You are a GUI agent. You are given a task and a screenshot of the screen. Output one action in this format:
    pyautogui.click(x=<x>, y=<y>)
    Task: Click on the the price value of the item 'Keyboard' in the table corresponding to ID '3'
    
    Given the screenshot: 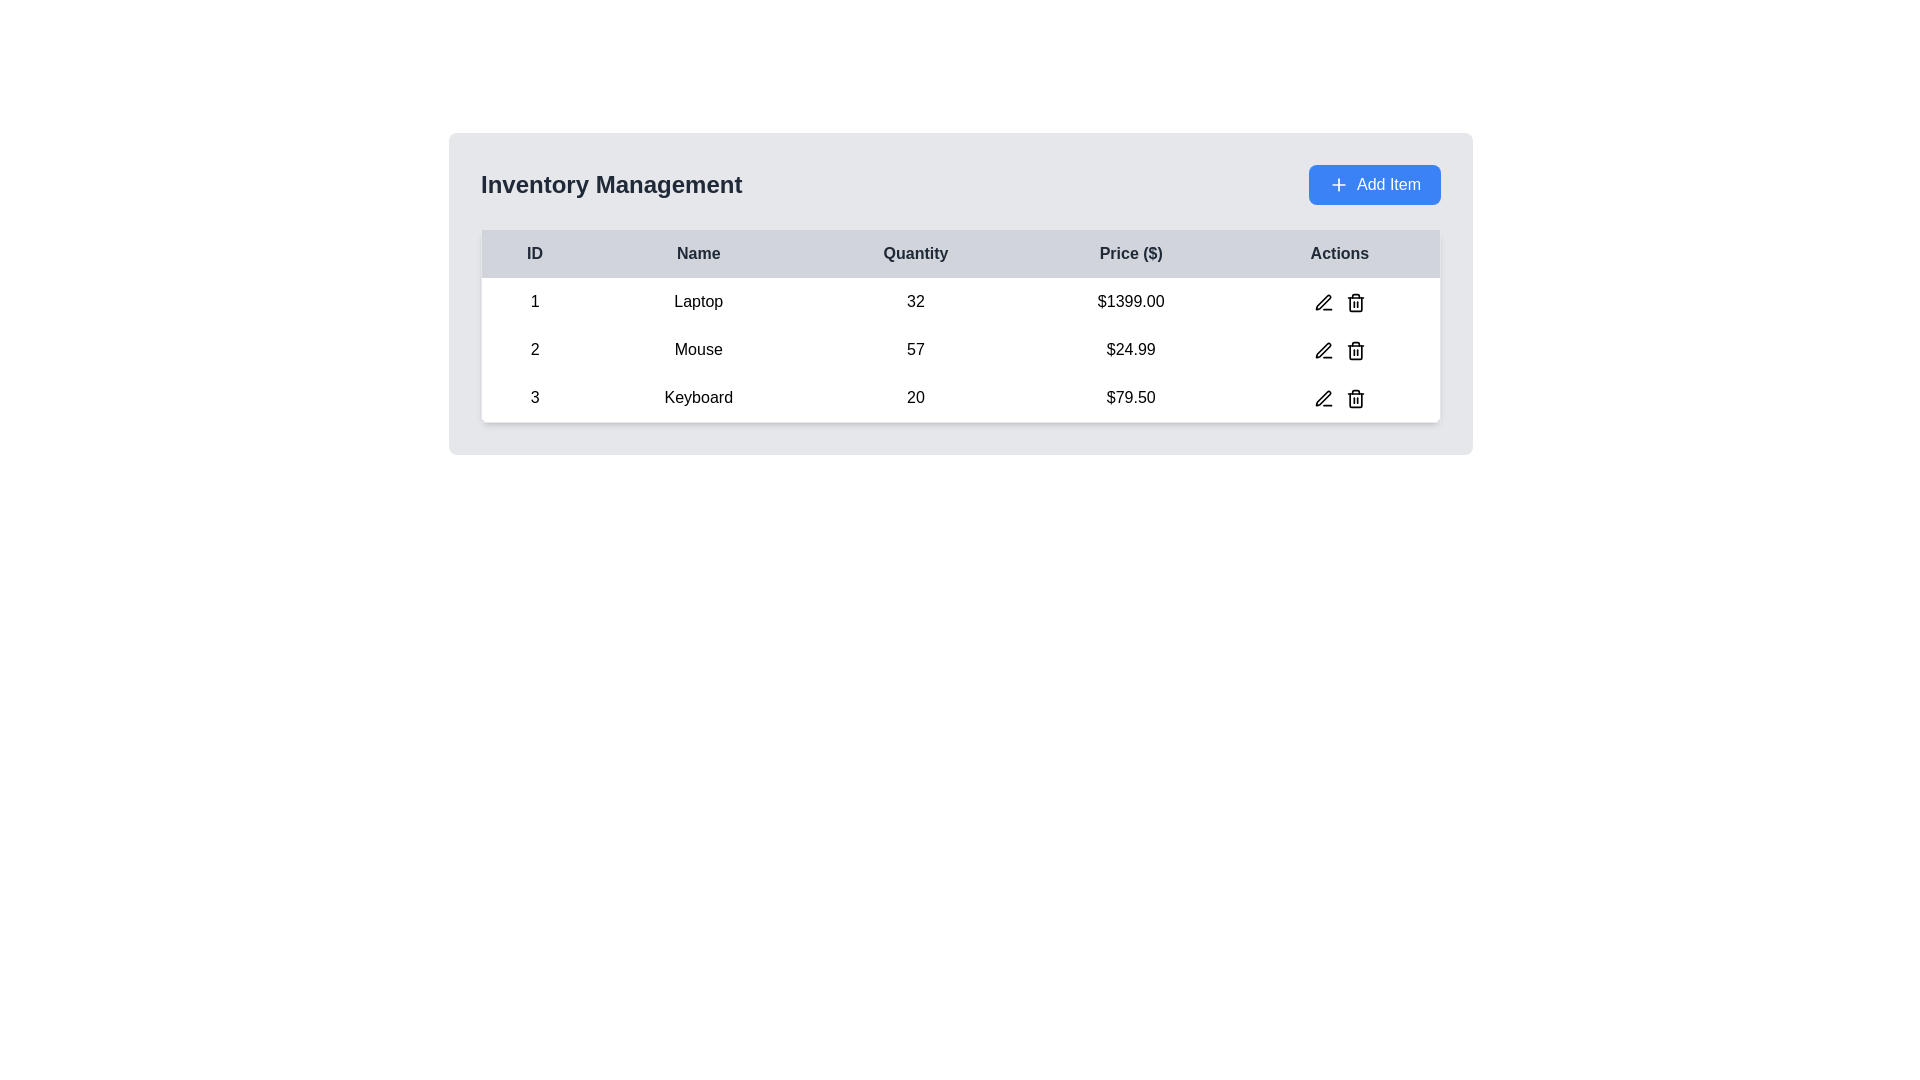 What is the action you would take?
    pyautogui.click(x=1131, y=398)
    